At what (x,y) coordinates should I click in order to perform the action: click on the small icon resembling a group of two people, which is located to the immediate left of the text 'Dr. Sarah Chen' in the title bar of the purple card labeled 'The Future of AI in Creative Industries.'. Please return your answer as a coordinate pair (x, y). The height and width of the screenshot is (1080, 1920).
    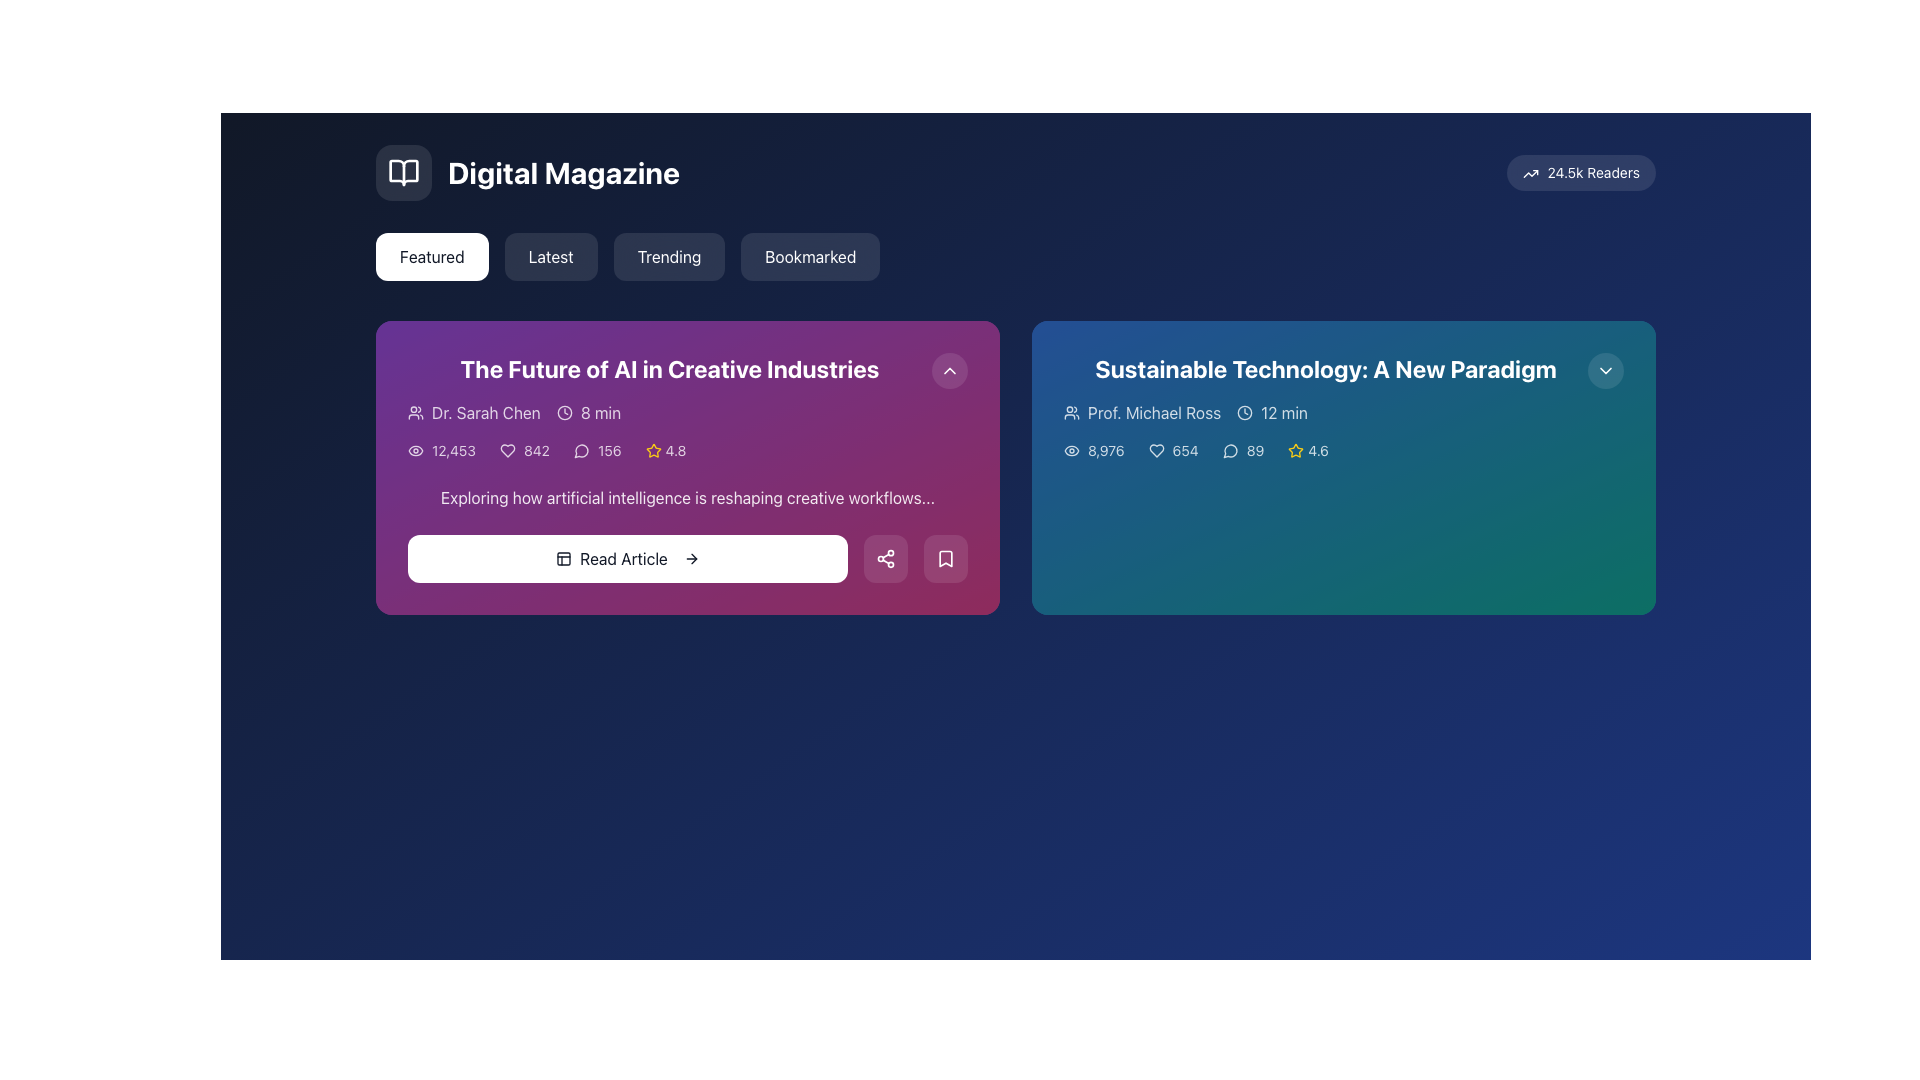
    Looking at the image, I should click on (415, 411).